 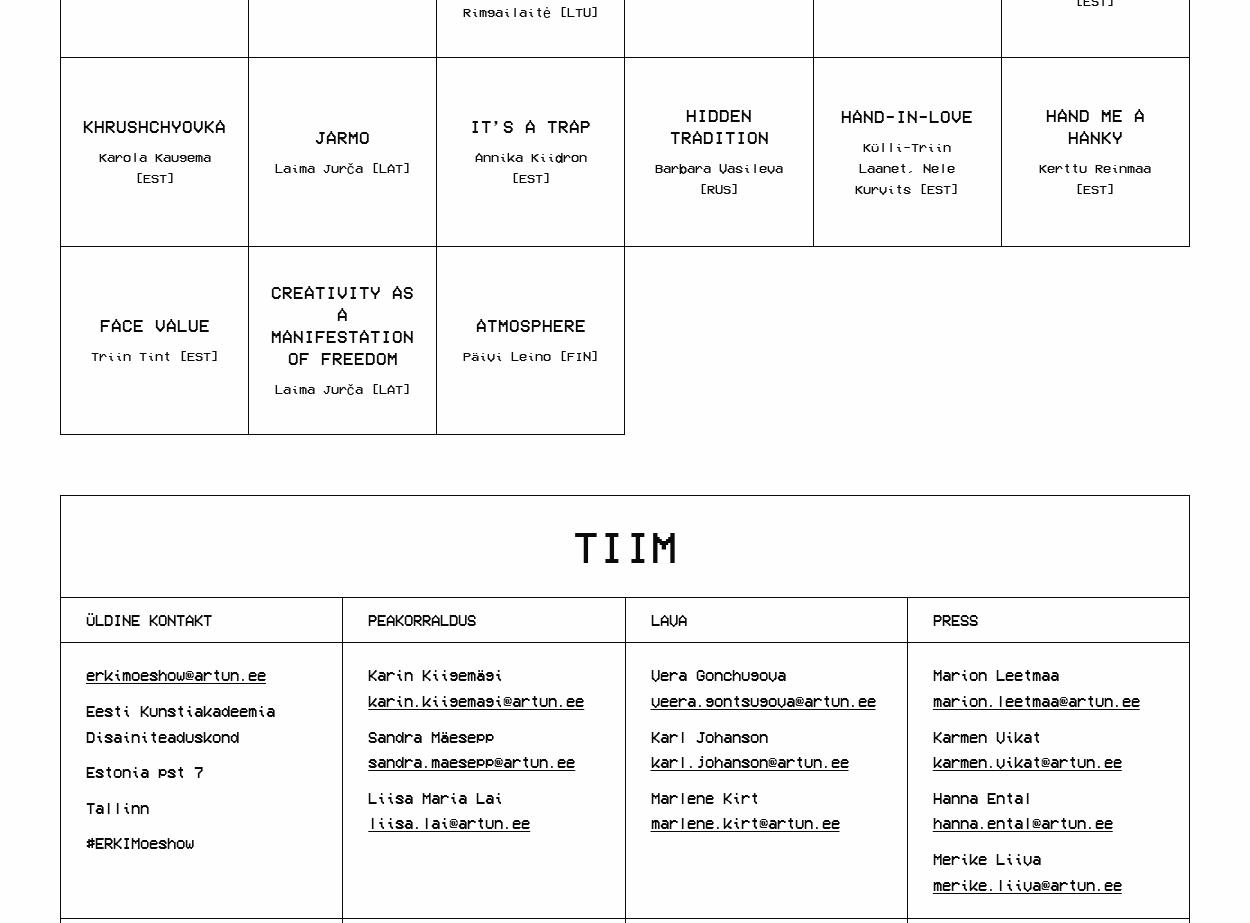 I want to click on 'marlene.kirt@artun.ee', so click(x=743, y=822).